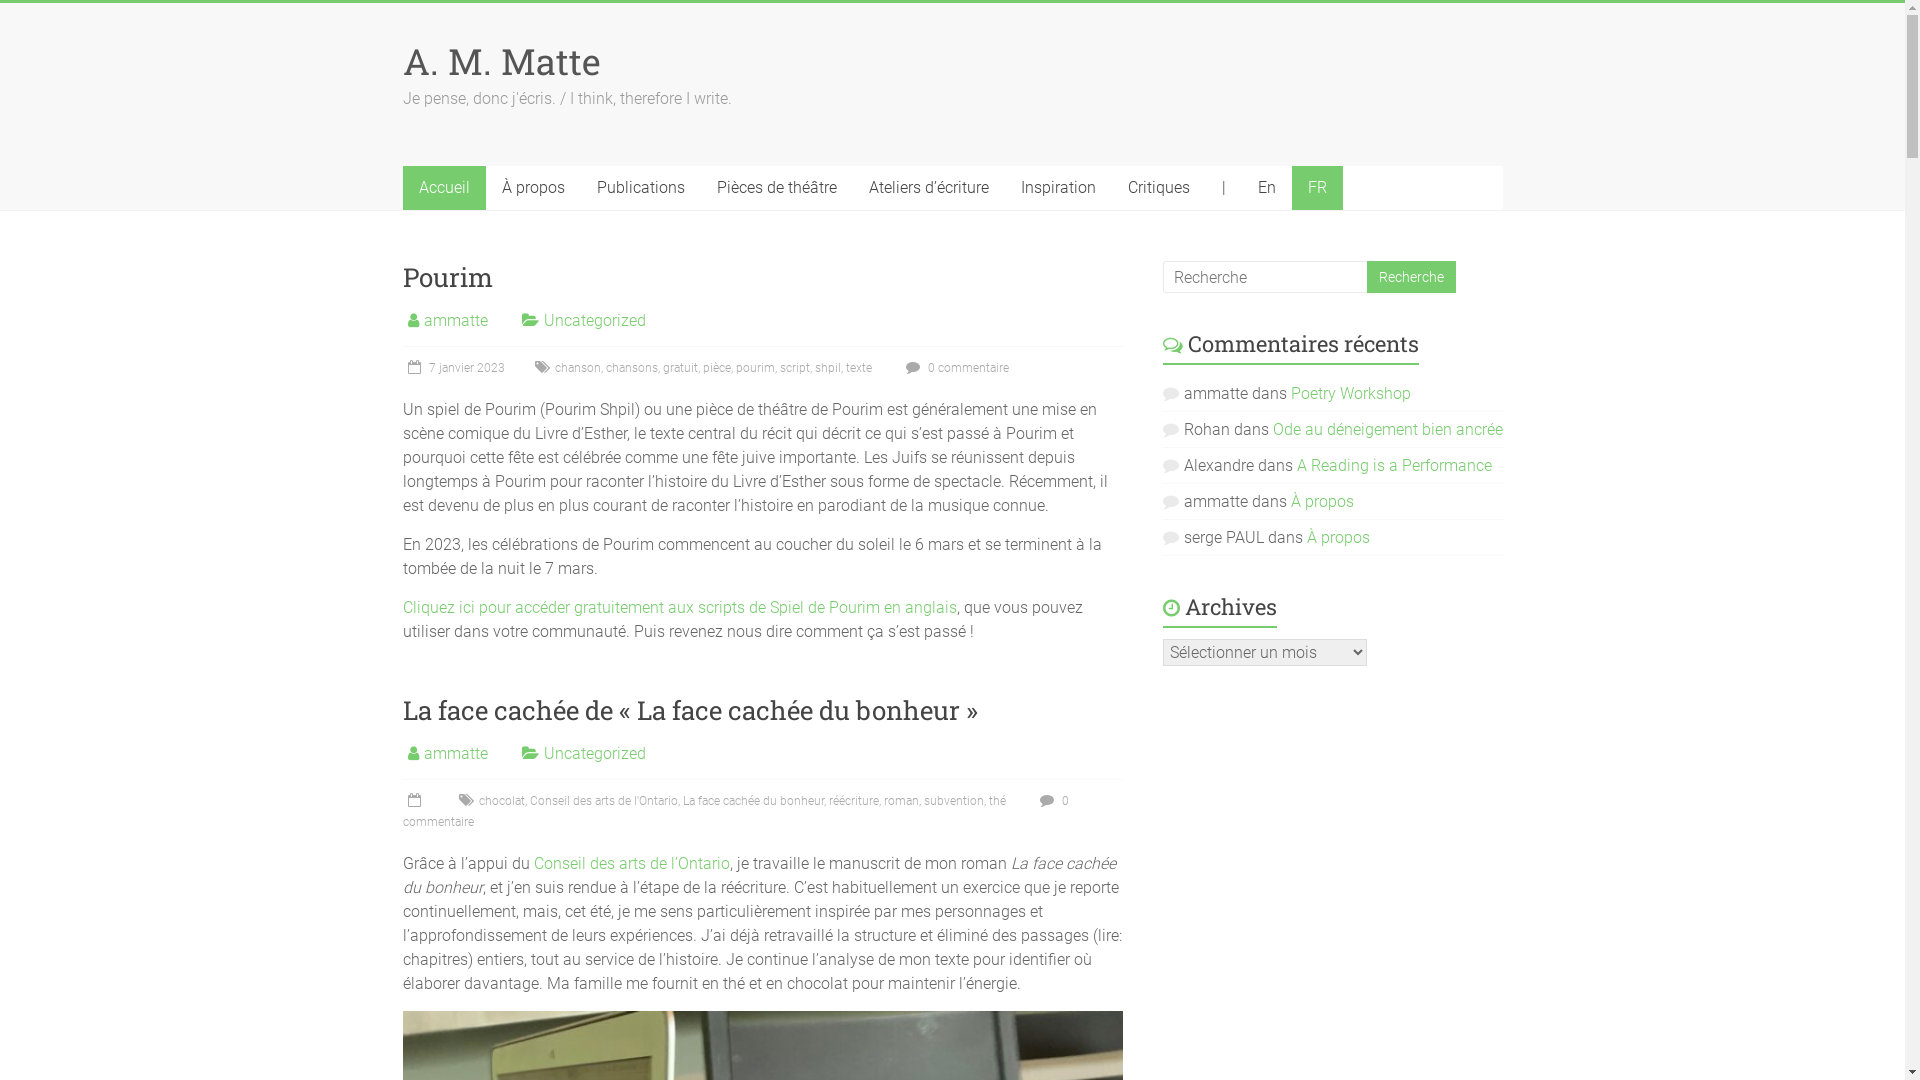 The width and height of the screenshot is (1920, 1080). Describe the element at coordinates (1317, 188) in the screenshot. I see `'FR'` at that location.